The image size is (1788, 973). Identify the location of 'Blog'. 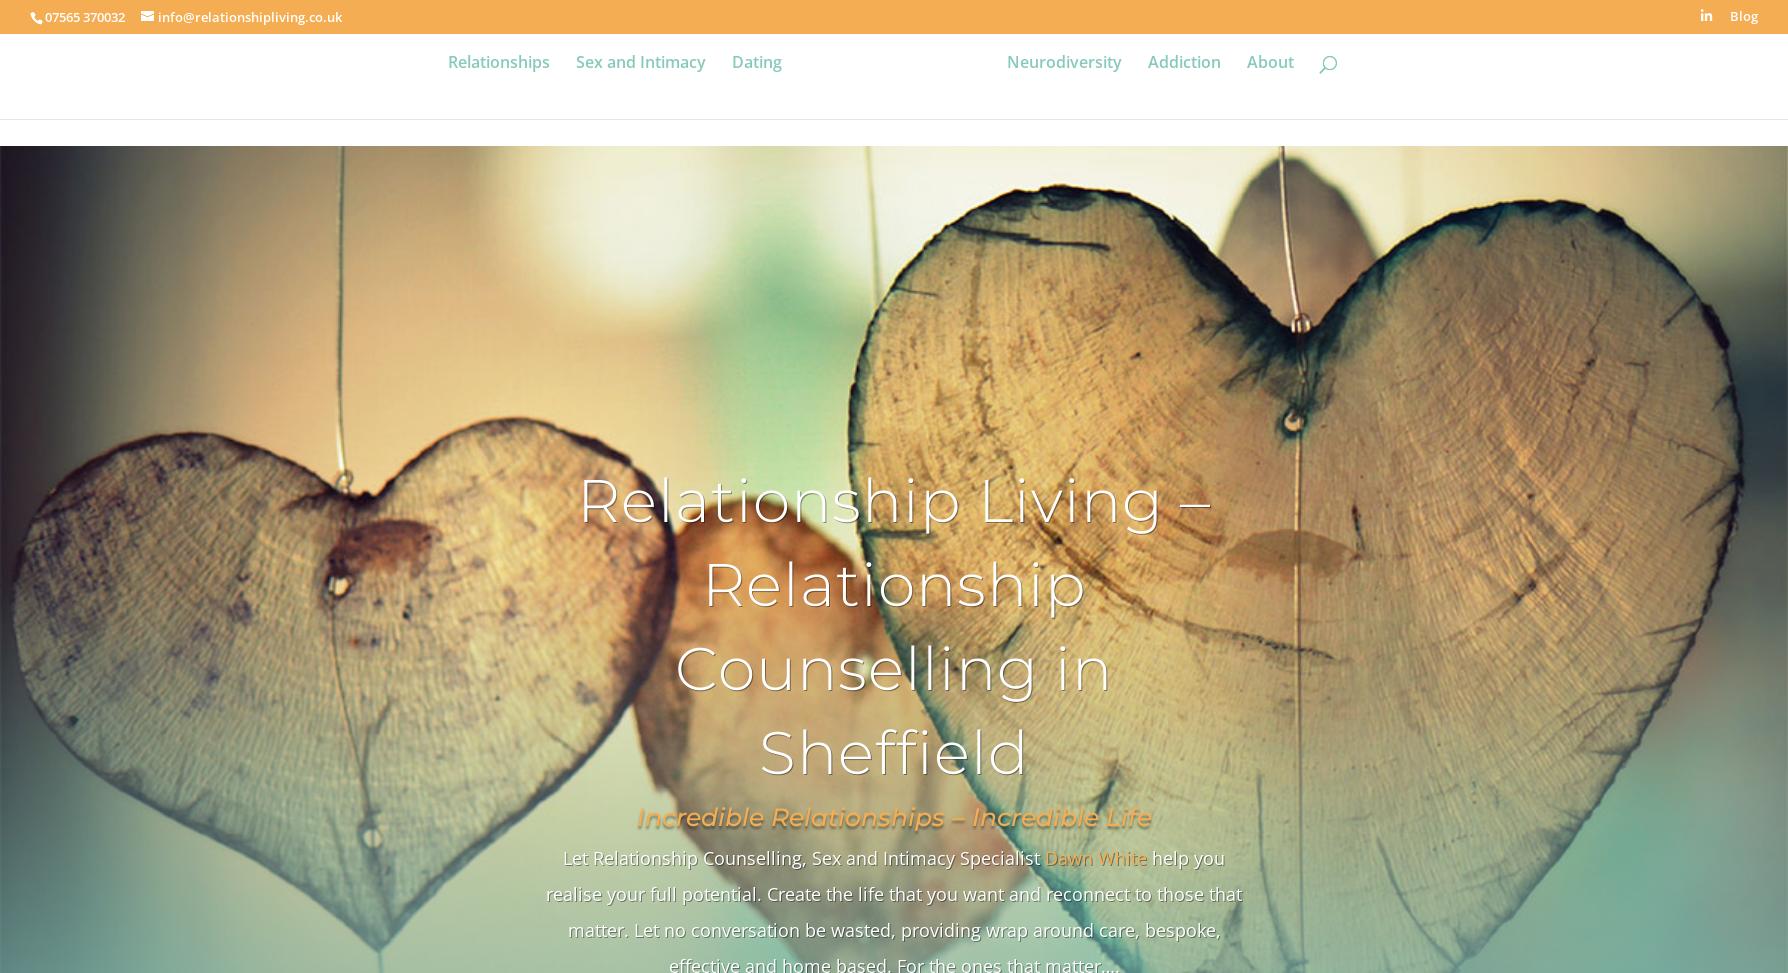
(1743, 14).